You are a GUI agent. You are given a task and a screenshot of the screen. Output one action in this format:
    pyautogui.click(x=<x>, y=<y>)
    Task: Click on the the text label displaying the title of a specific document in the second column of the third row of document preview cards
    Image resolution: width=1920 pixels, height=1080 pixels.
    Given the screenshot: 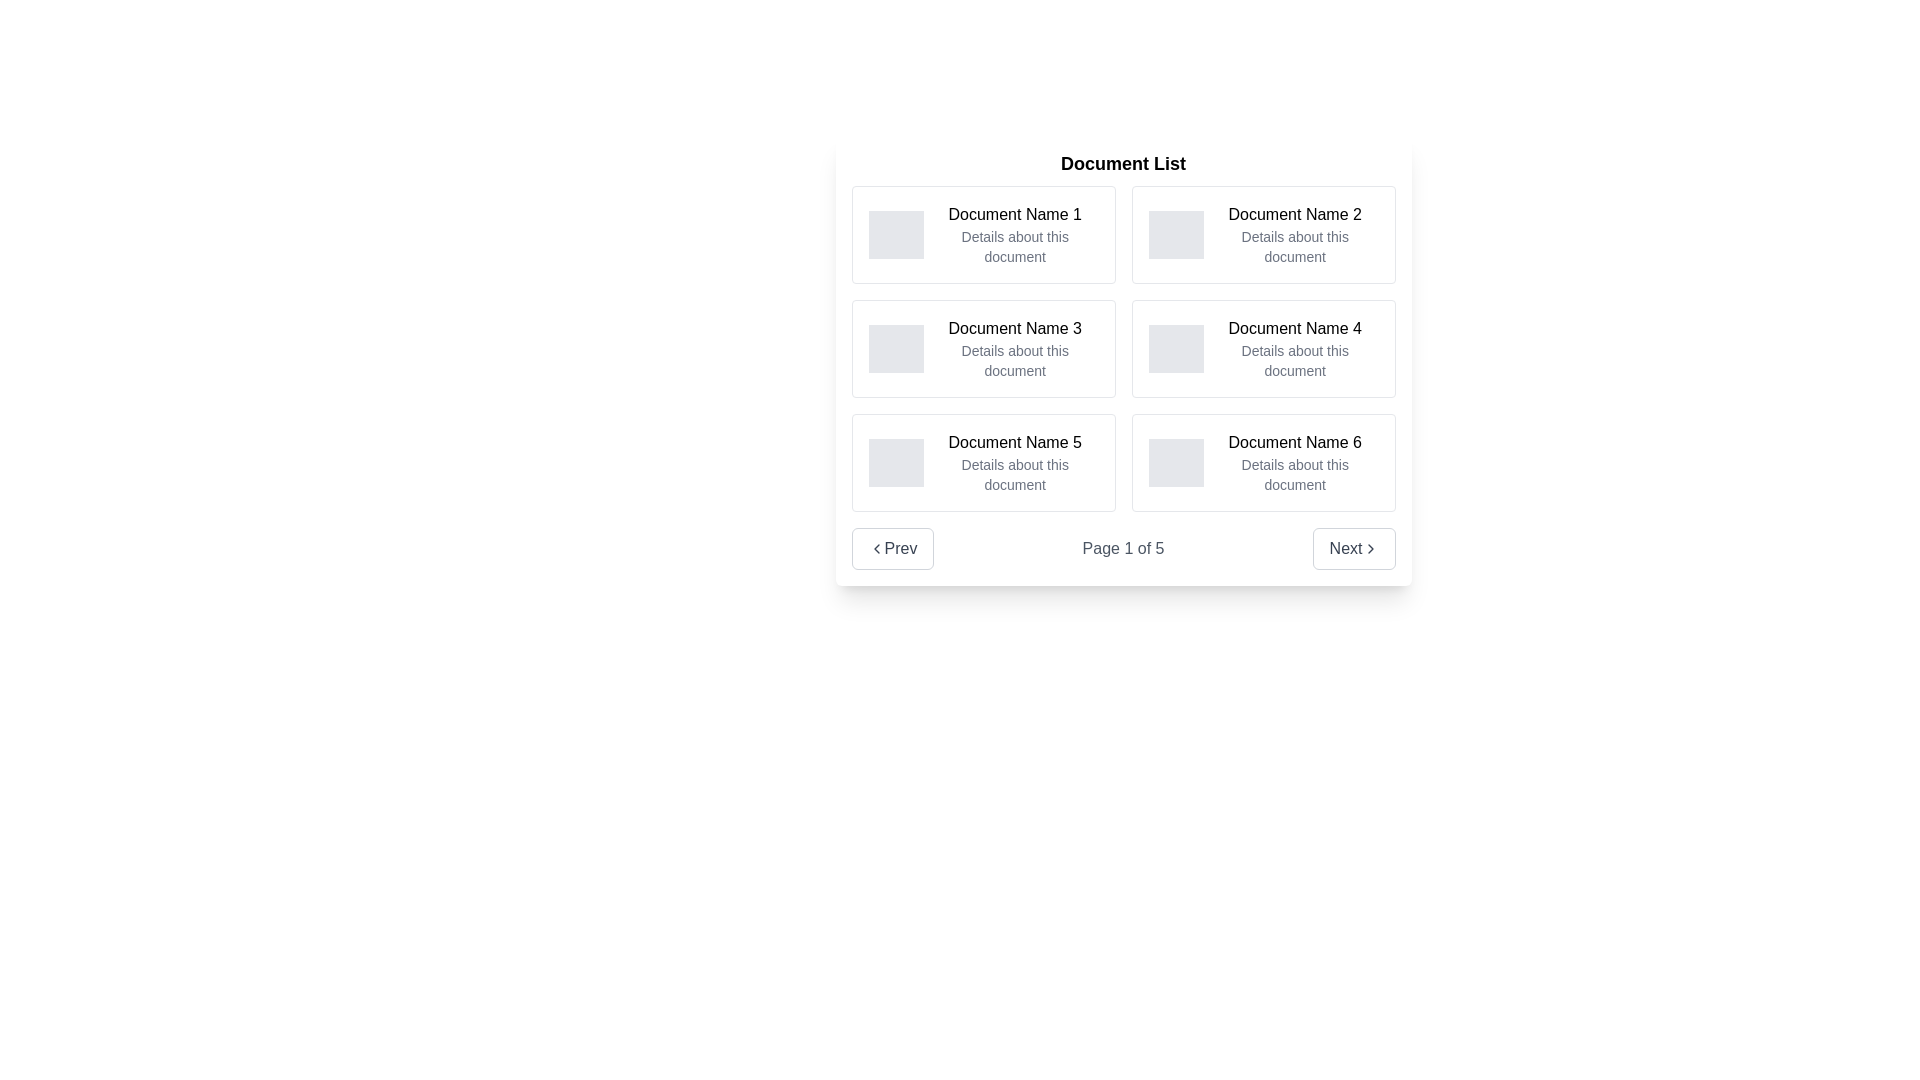 What is the action you would take?
    pyautogui.click(x=1295, y=442)
    